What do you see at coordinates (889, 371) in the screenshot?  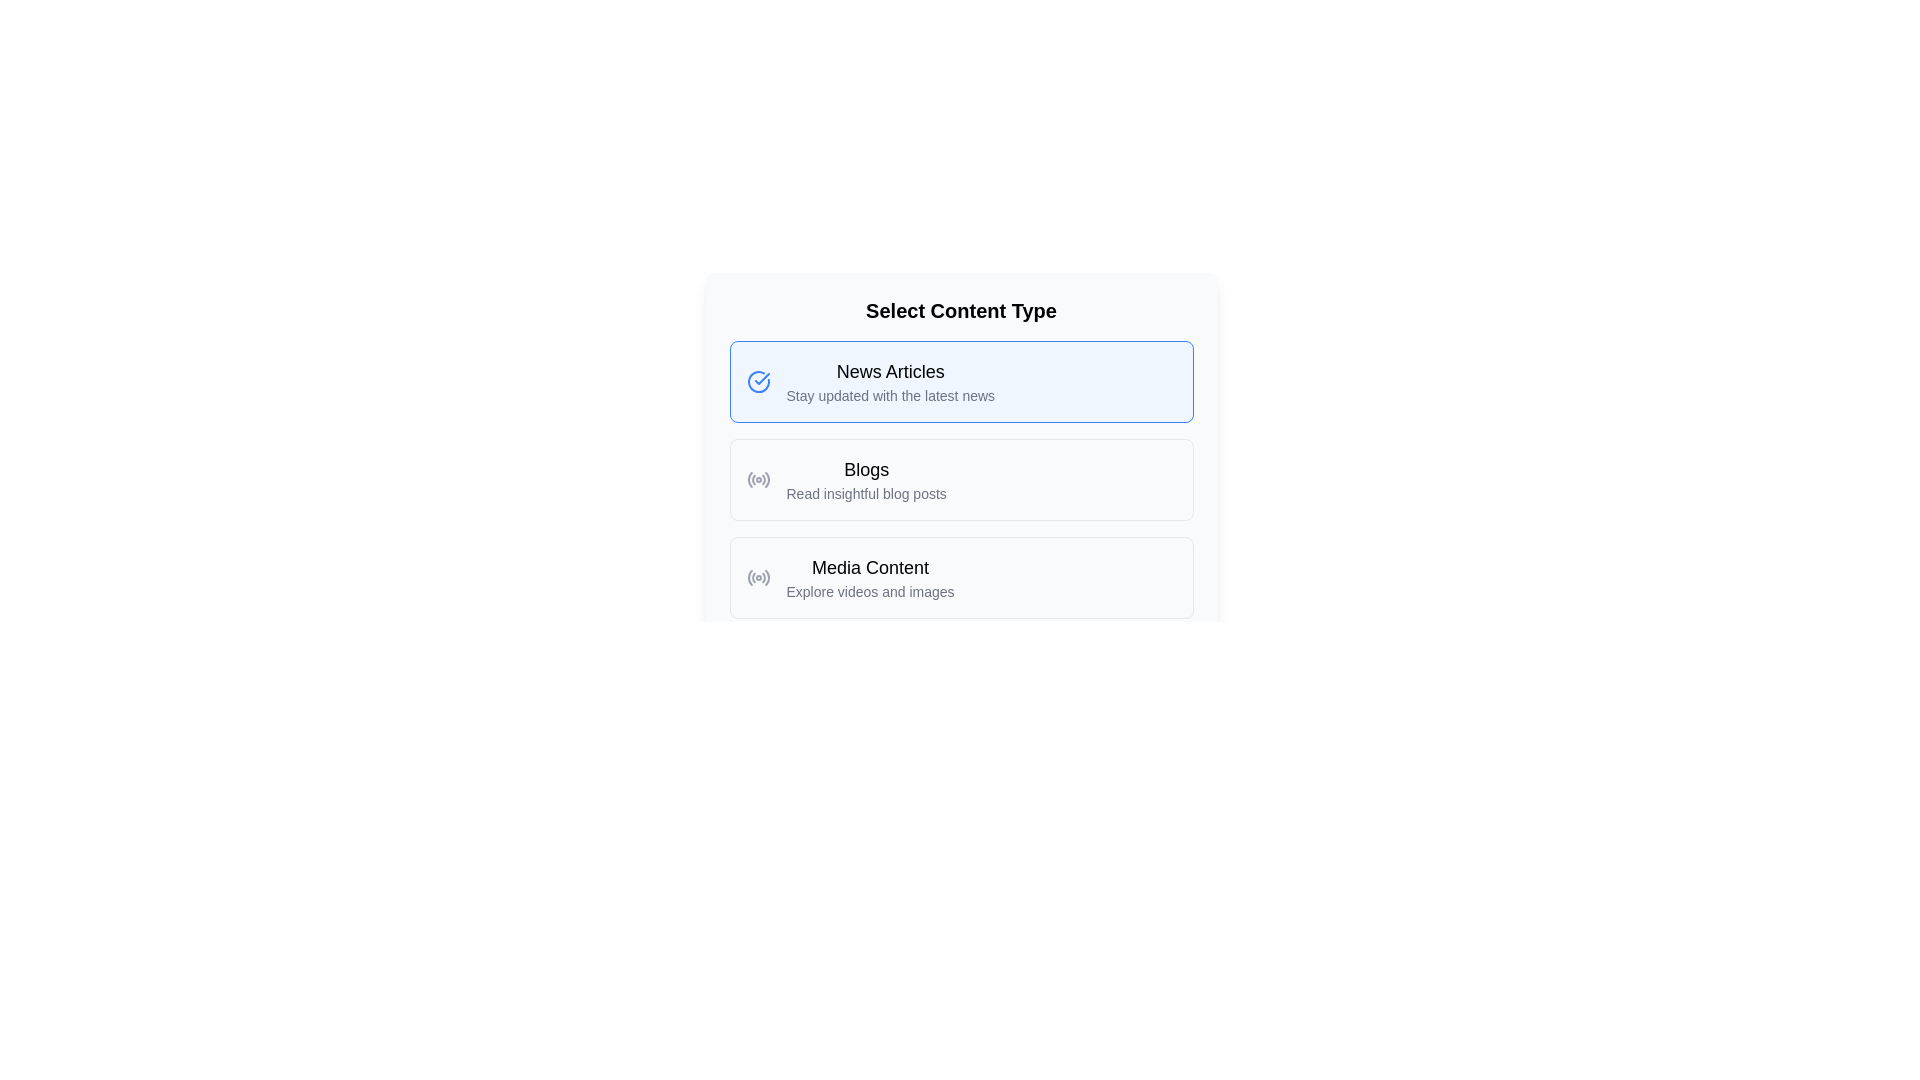 I see `text of the label indicating the category 'News Articles', which is located above the text 'Stay updated with the latest news' in the first content option box` at bounding box center [889, 371].